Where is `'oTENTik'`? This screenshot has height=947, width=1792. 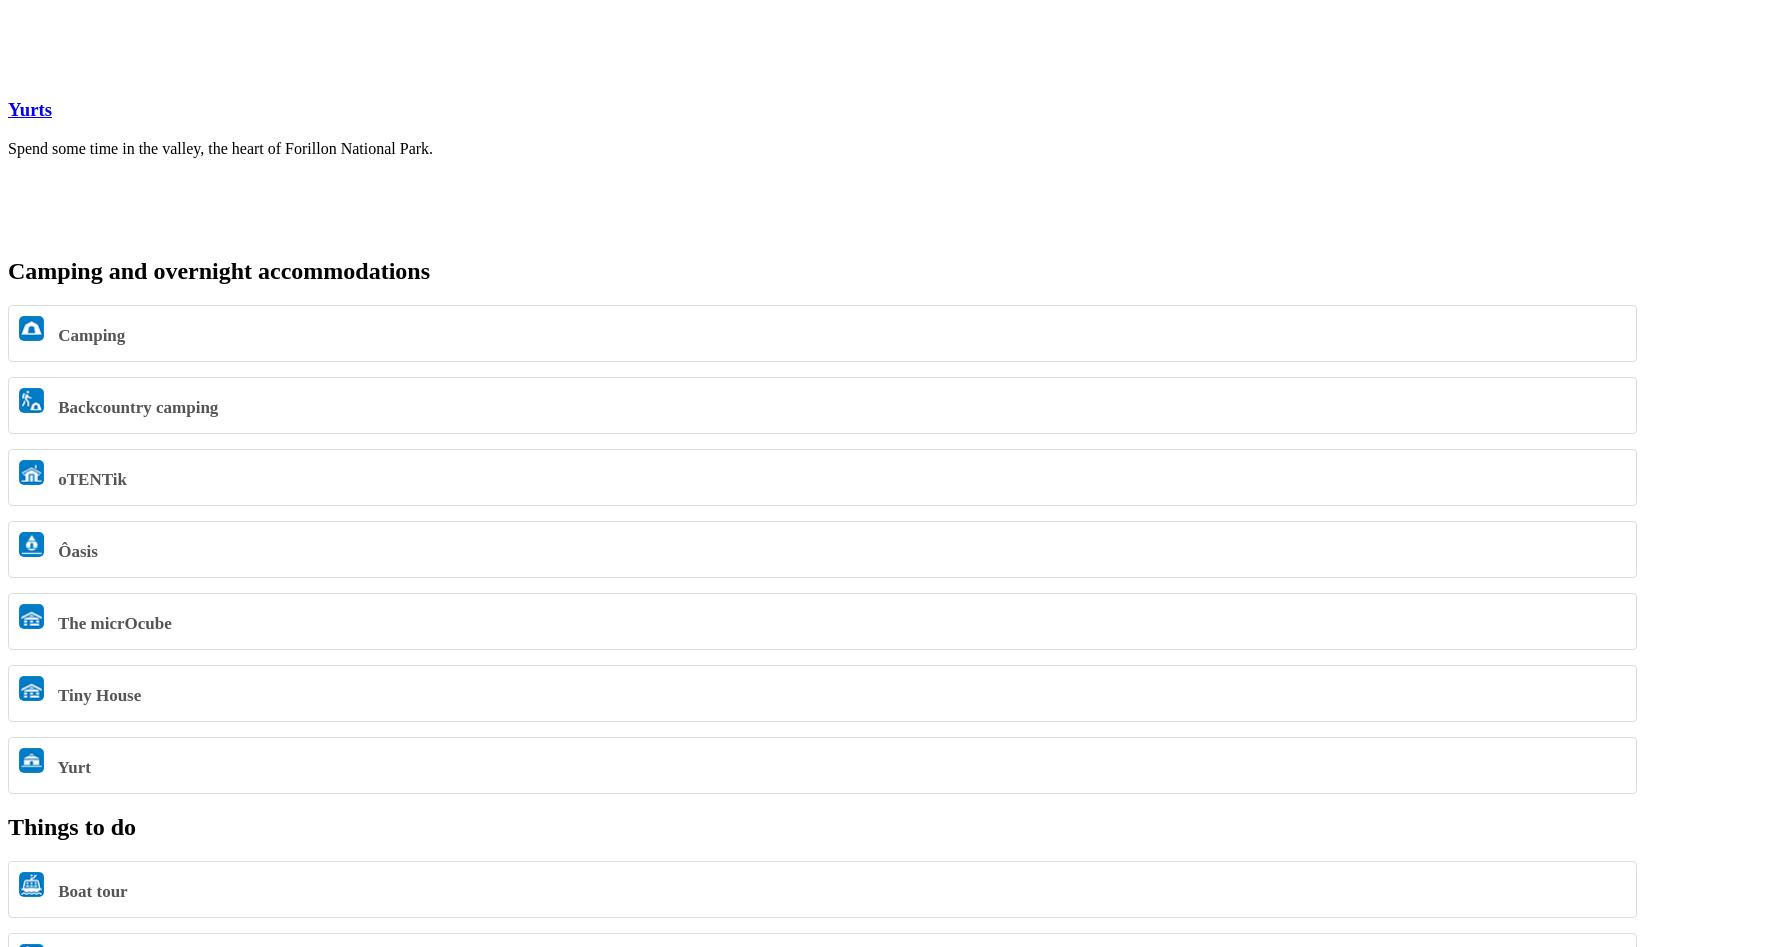
'oTENTik' is located at coordinates (89, 477).